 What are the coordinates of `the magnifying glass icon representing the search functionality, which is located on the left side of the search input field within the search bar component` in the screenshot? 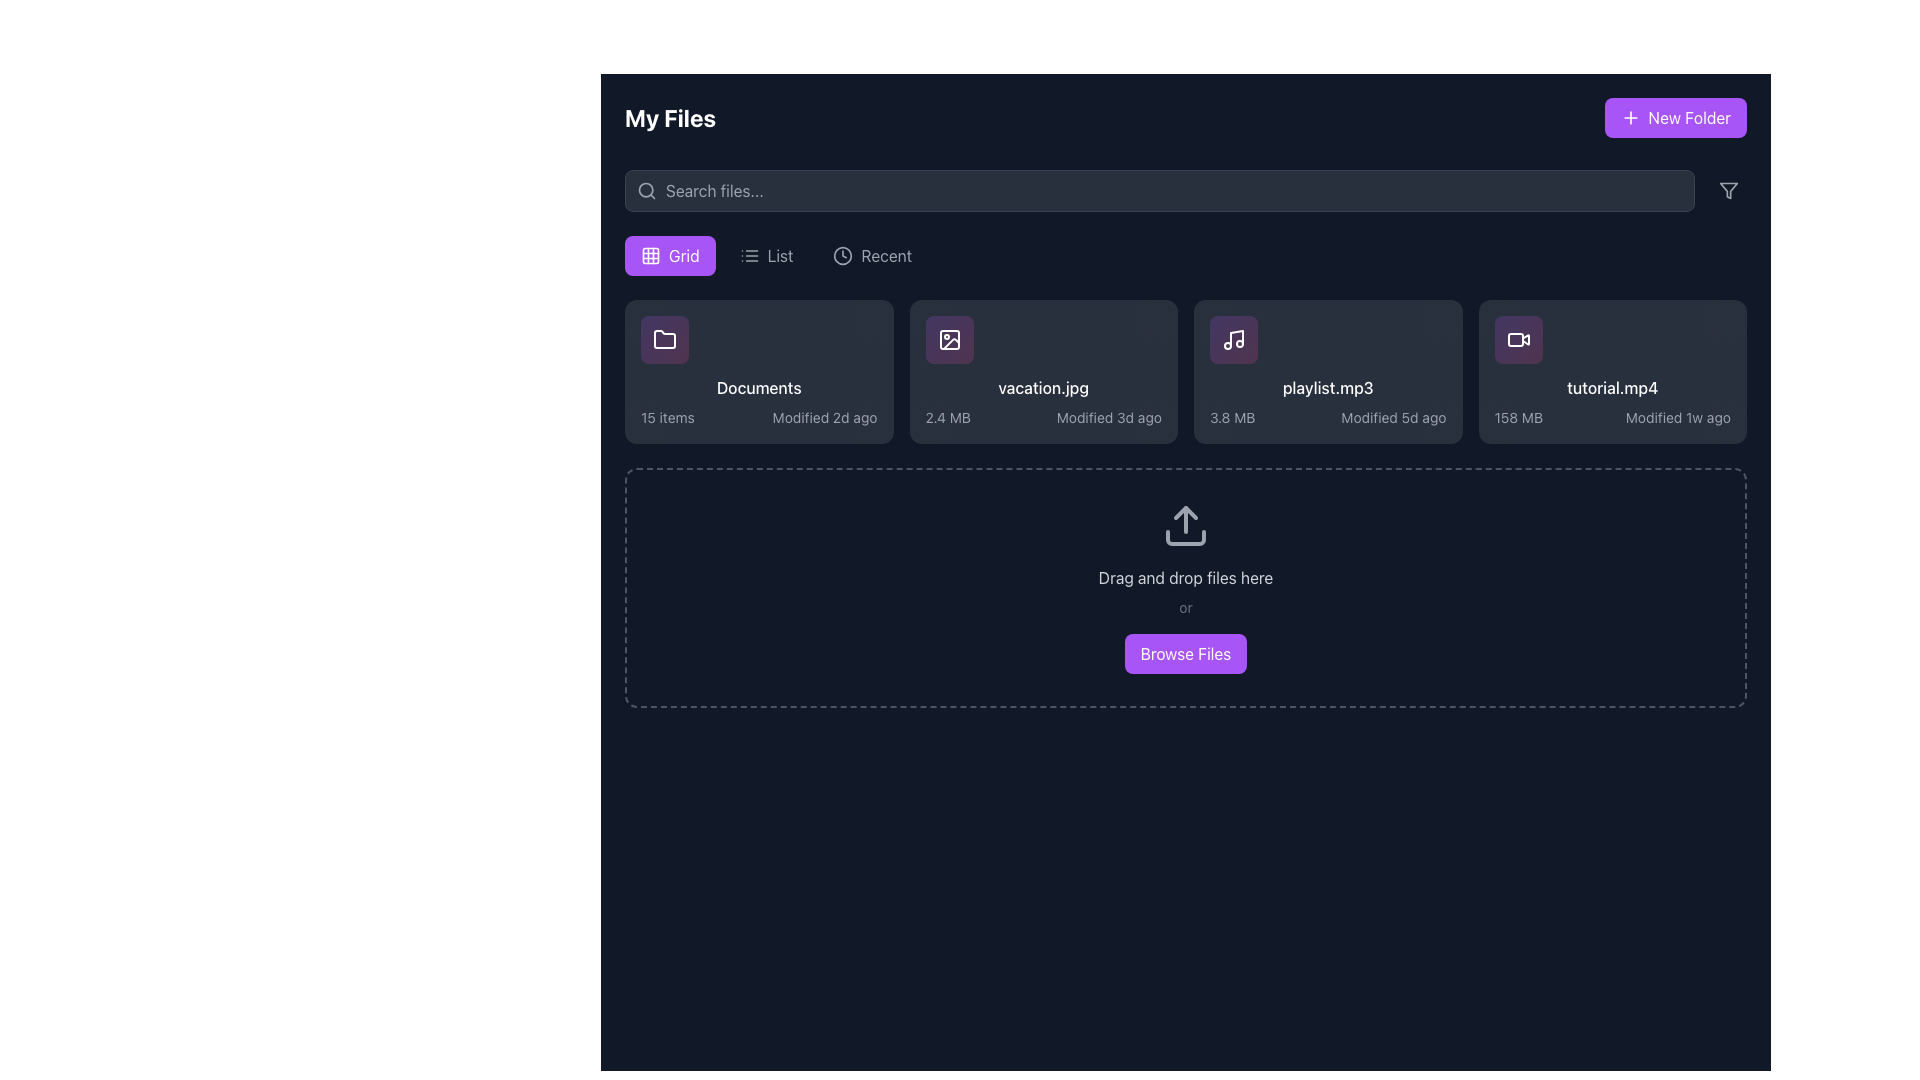 It's located at (647, 191).